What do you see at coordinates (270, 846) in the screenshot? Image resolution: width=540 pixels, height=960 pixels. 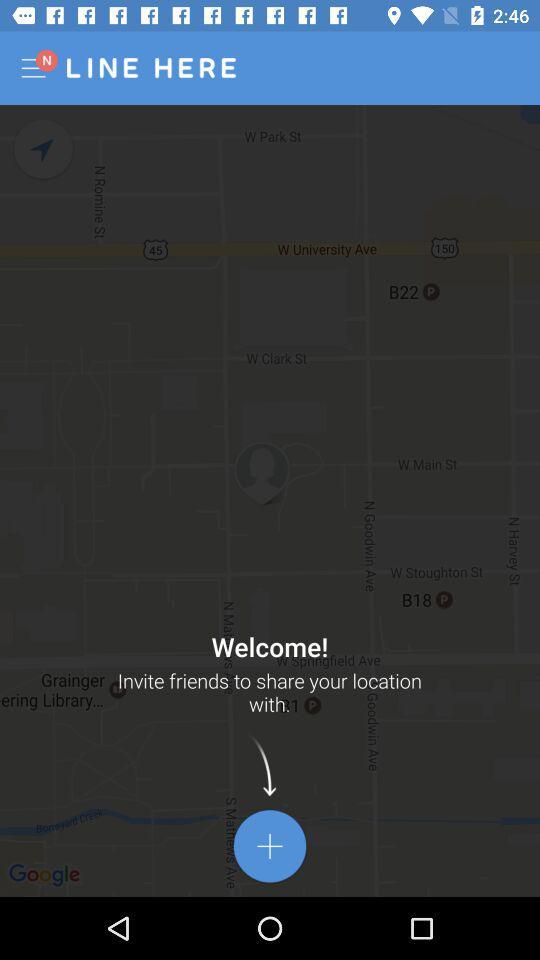 I see `press blue buttom` at bounding box center [270, 846].